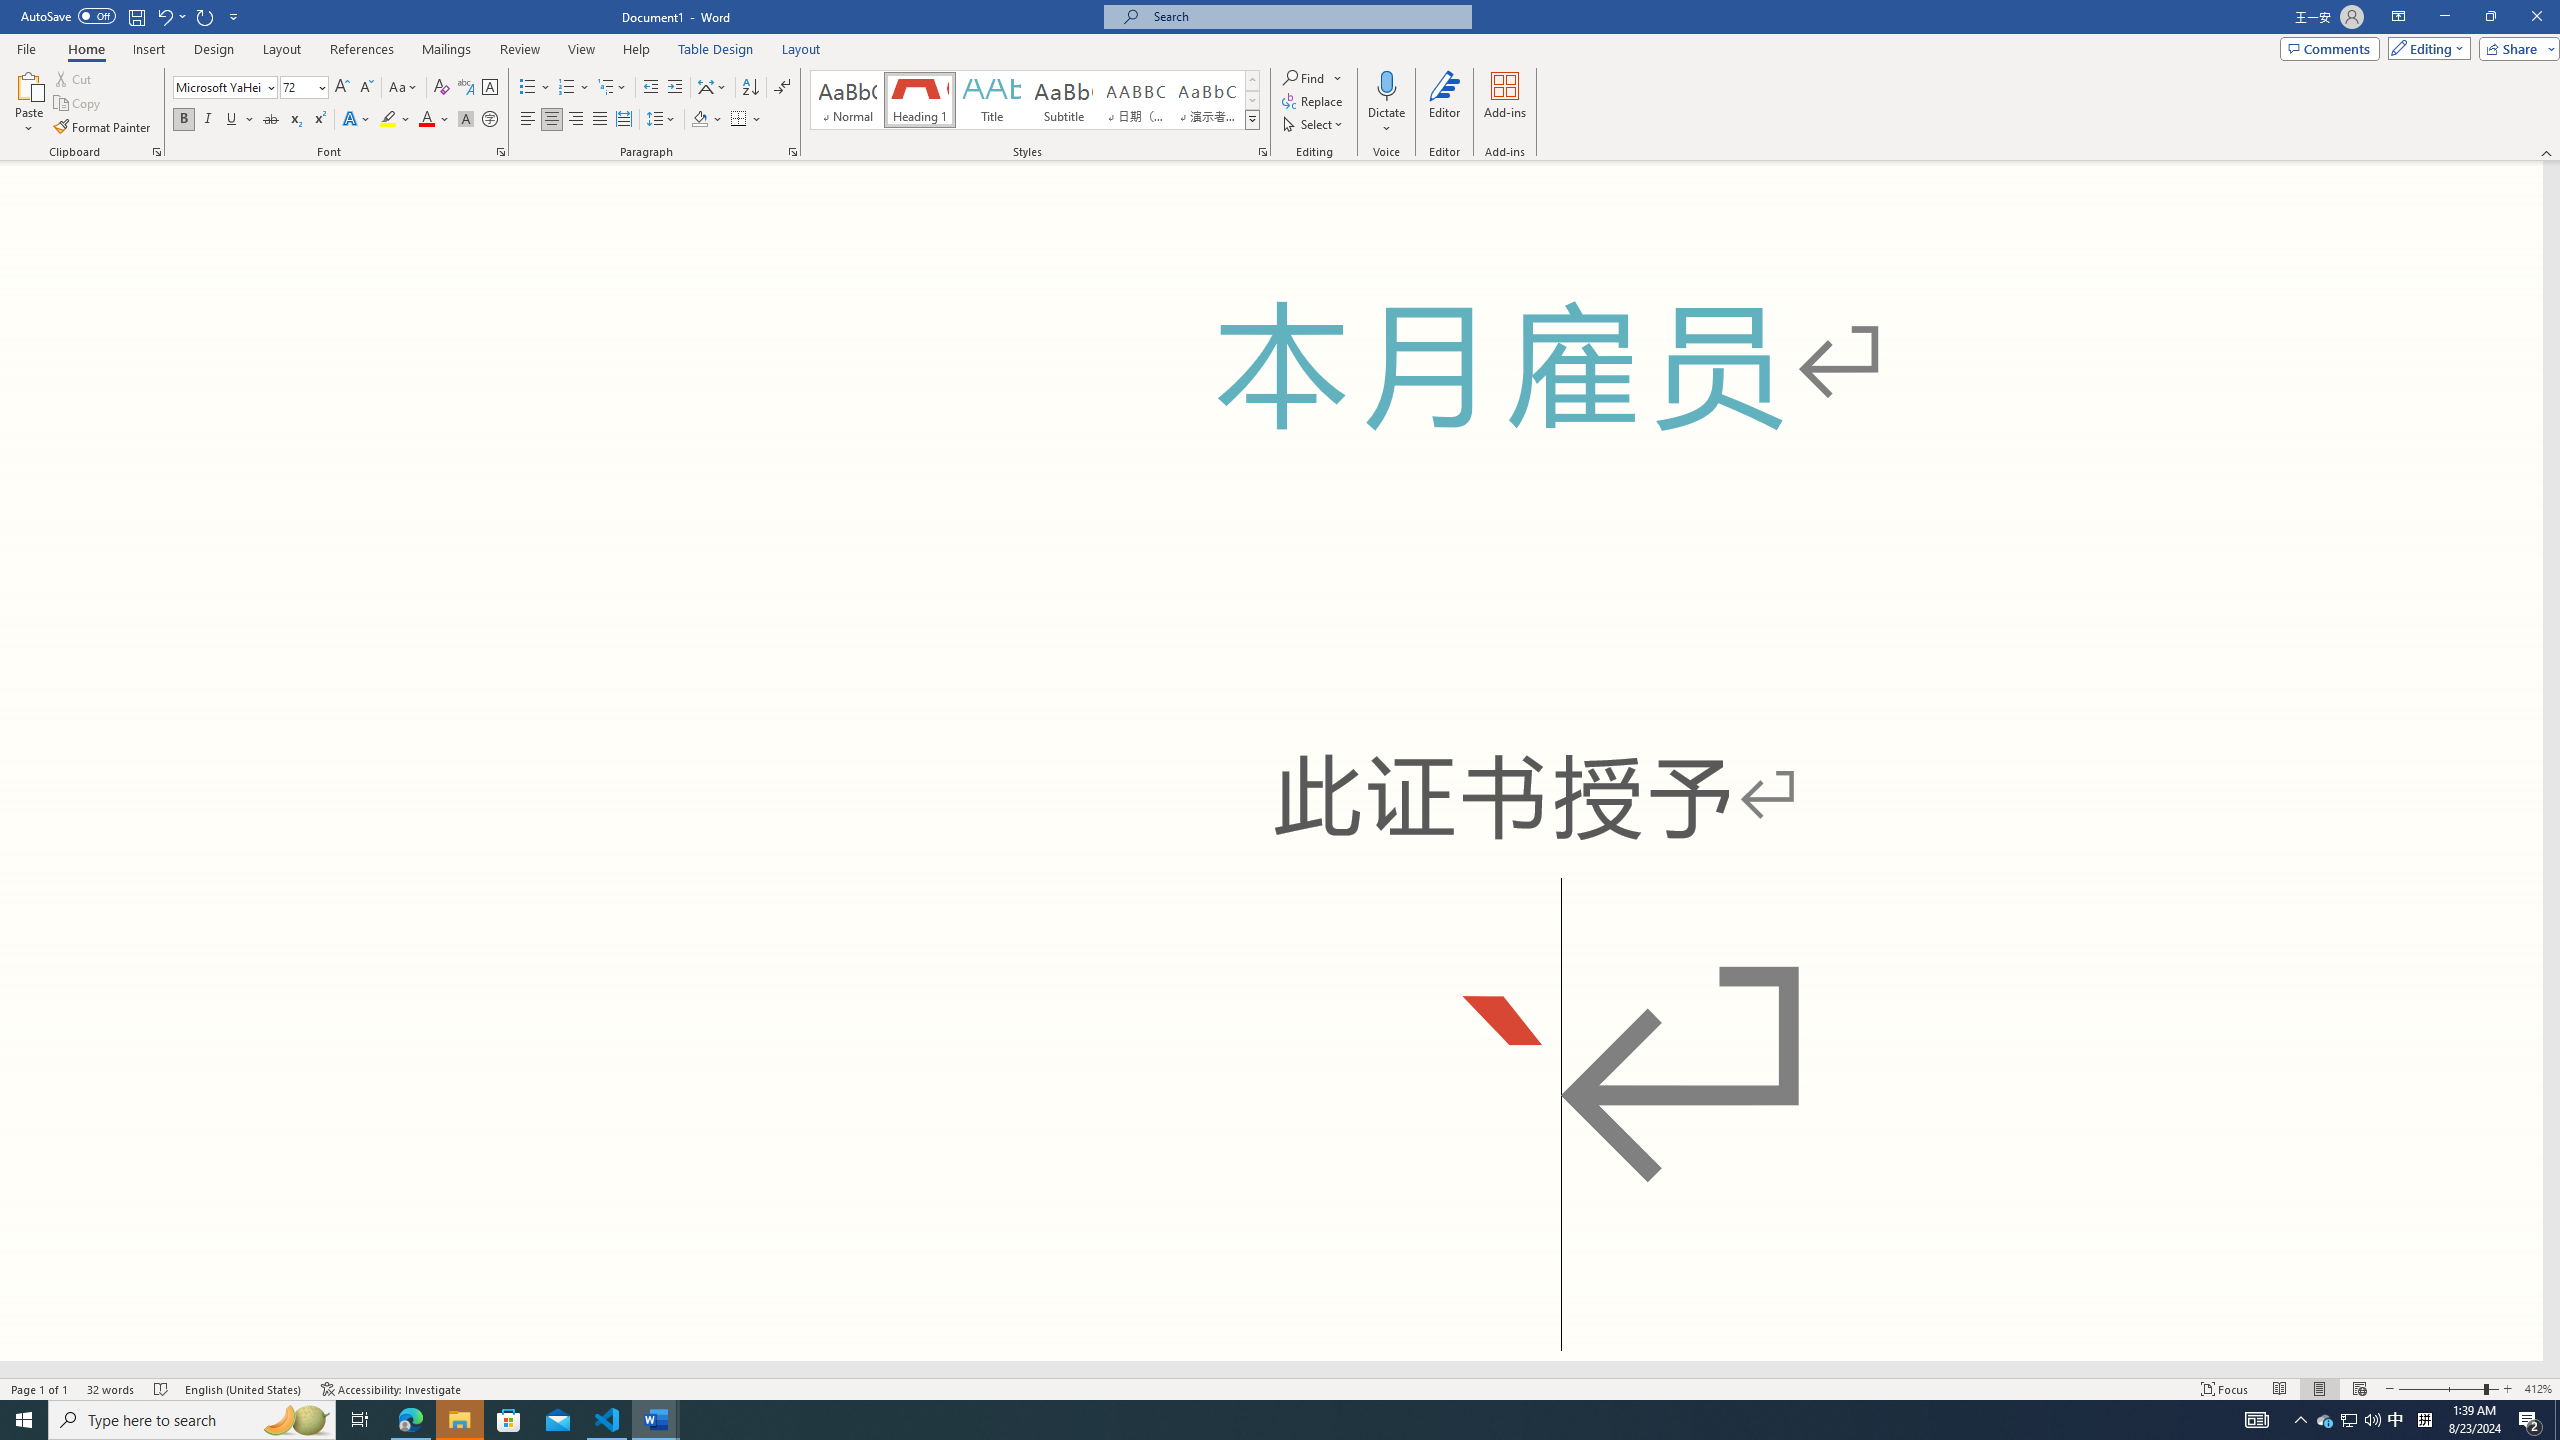  What do you see at coordinates (918, 99) in the screenshot?
I see `'Heading 1'` at bounding box center [918, 99].